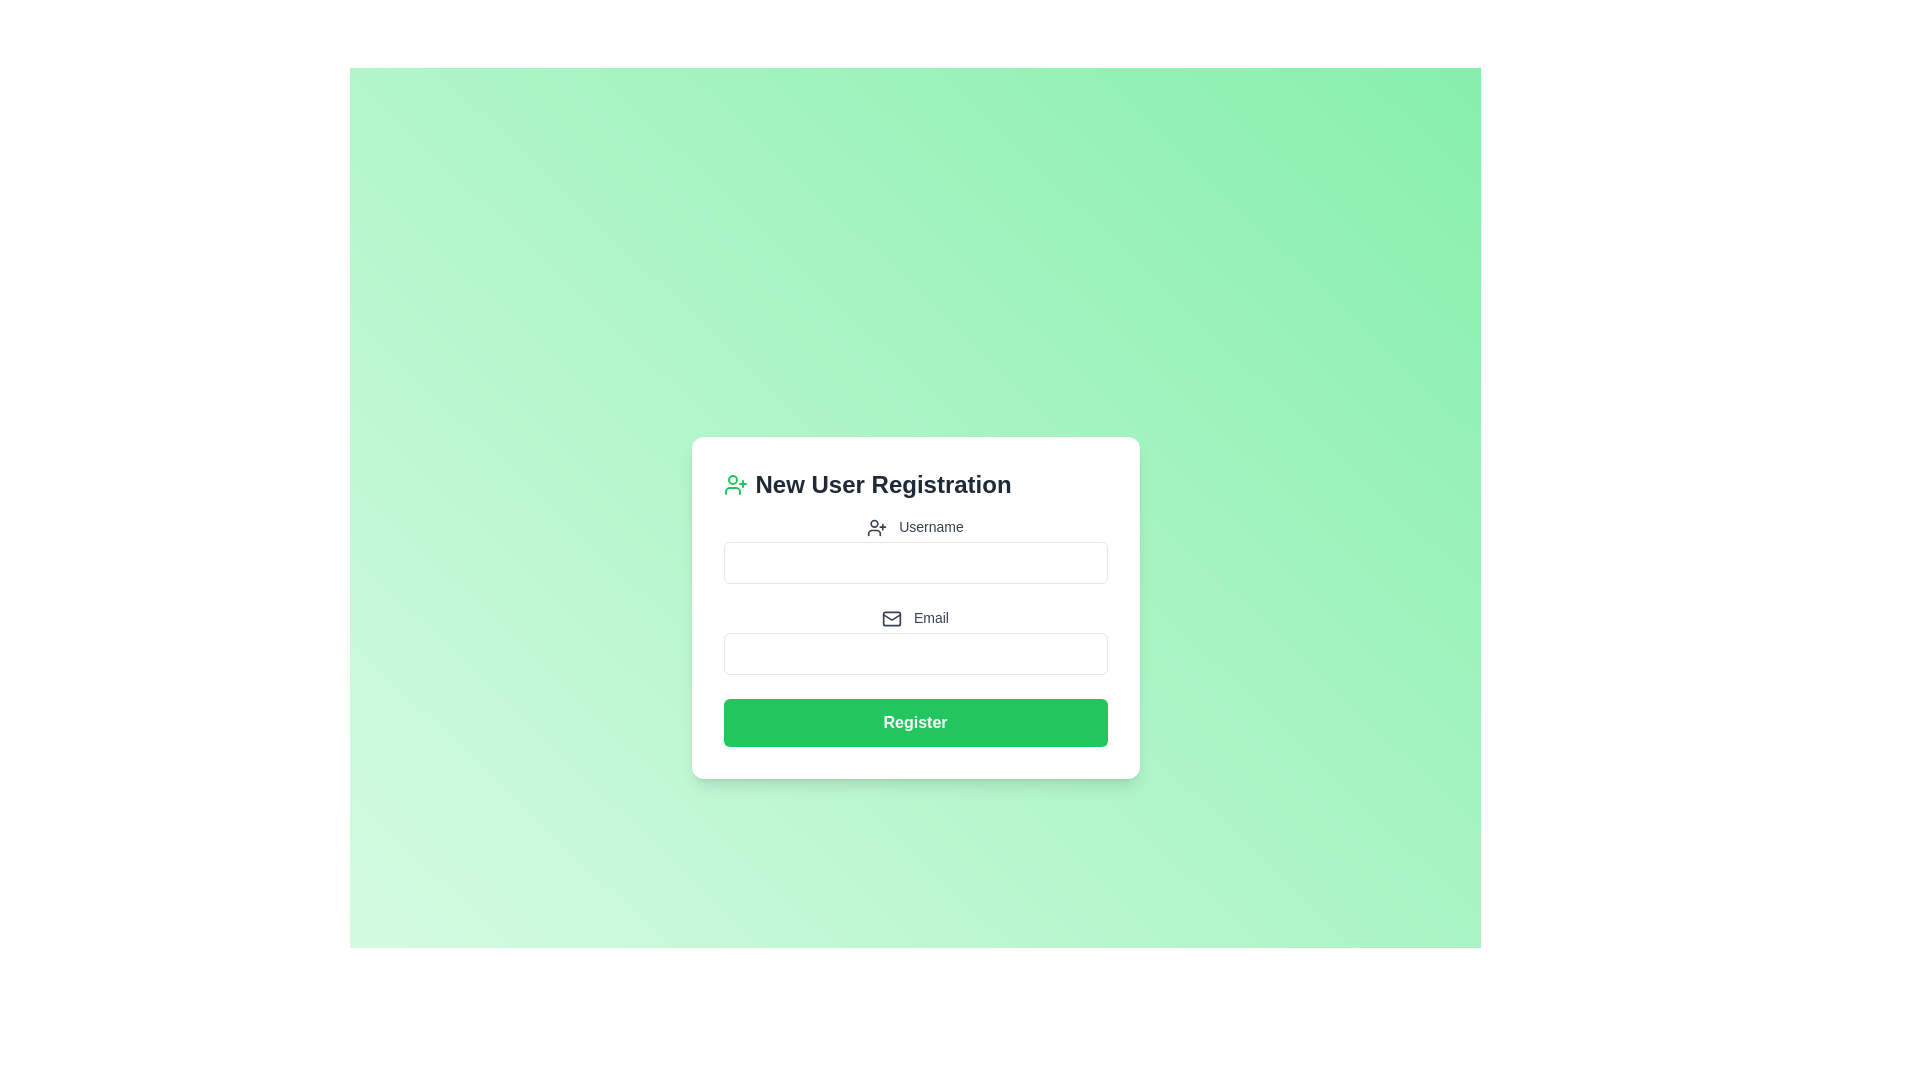 The height and width of the screenshot is (1080, 1920). What do you see at coordinates (914, 654) in the screenshot?
I see `the email input field in the registration form by using the tab key to highlight it, which is located below the 'Username' field and above the 'Register' button` at bounding box center [914, 654].